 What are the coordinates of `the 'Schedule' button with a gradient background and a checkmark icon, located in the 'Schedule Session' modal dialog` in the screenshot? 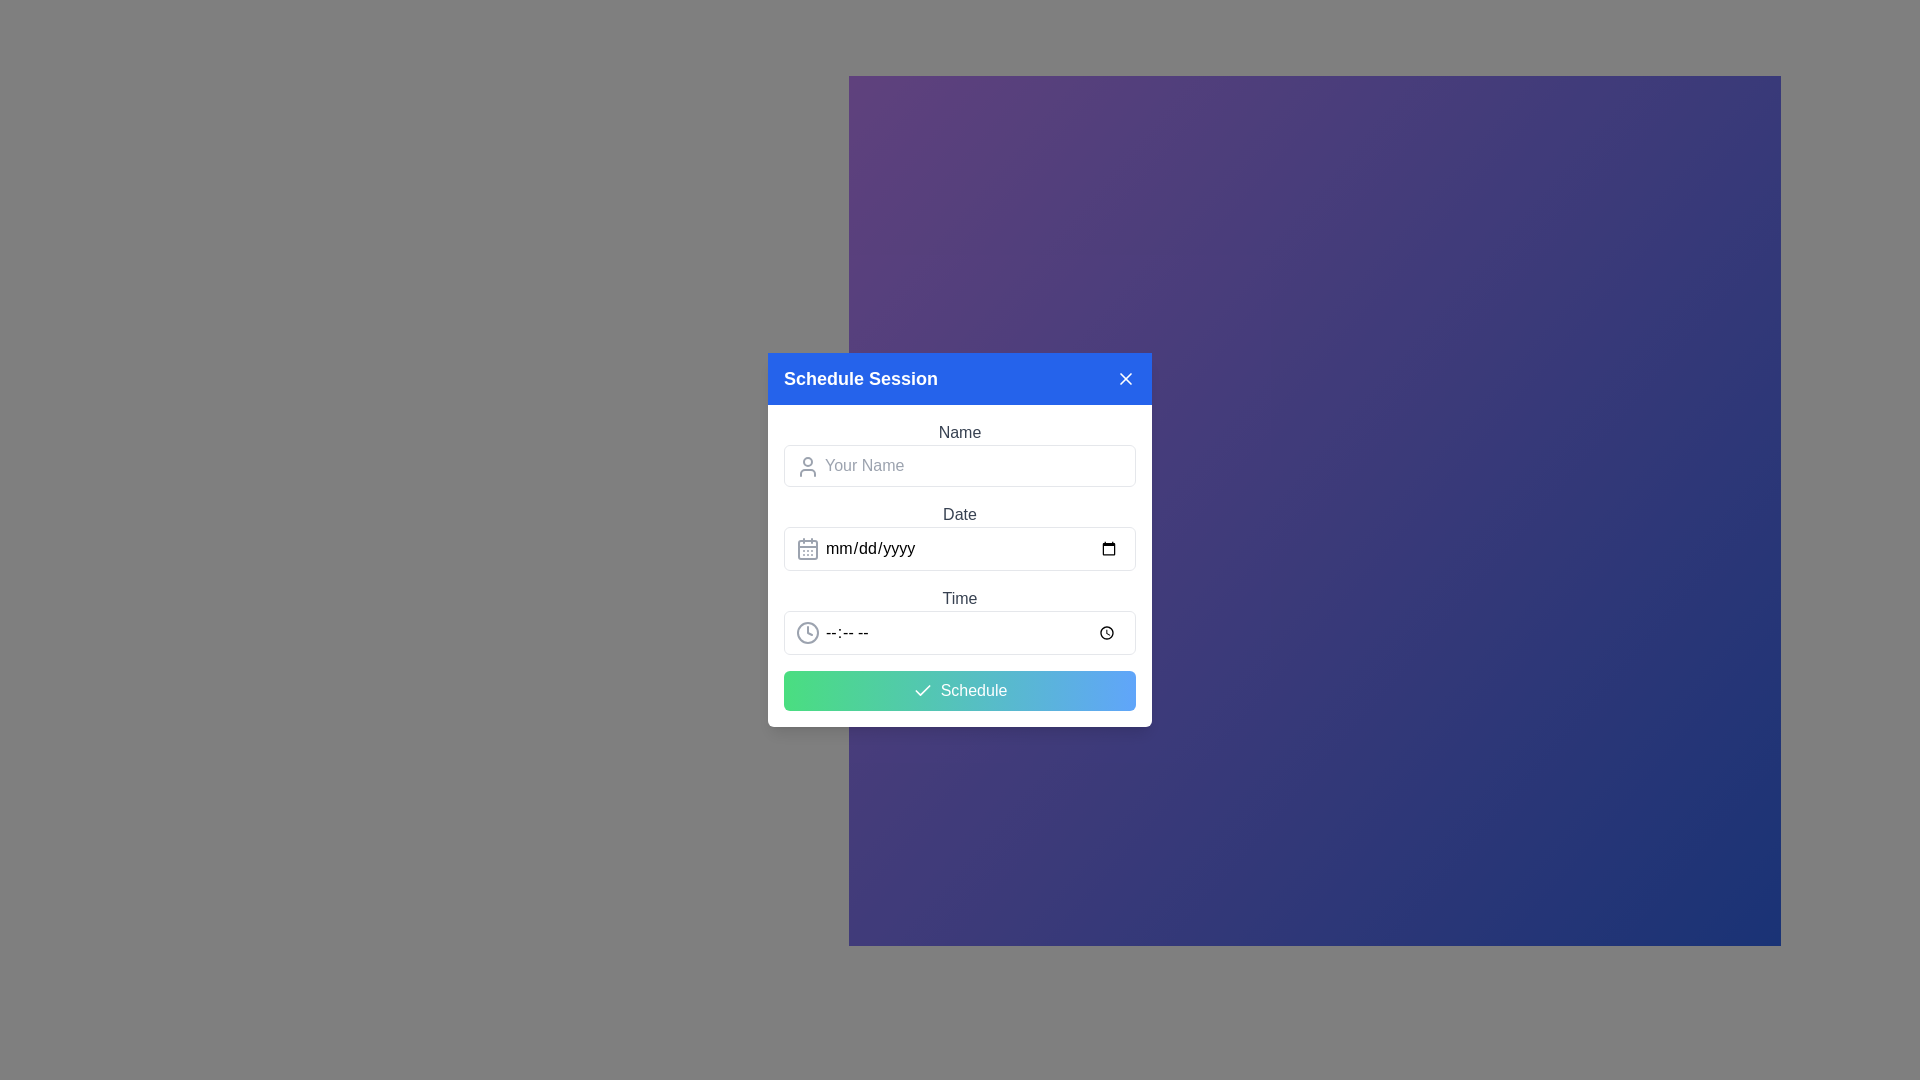 It's located at (960, 689).